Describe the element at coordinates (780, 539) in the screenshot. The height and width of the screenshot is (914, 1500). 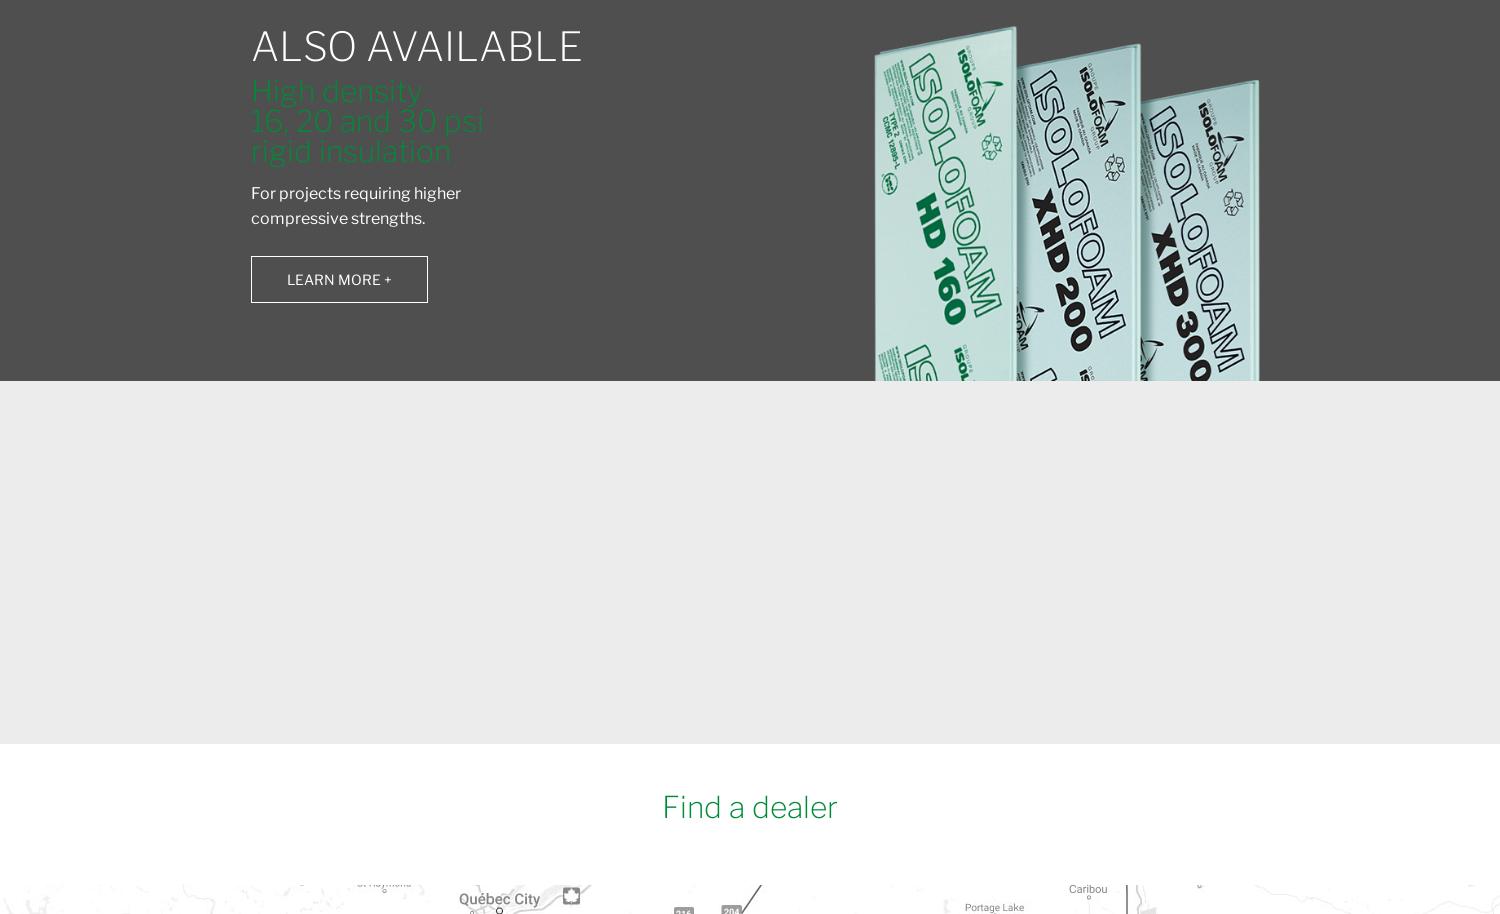
I see `'95-98% air, 2-5% plastics'` at that location.